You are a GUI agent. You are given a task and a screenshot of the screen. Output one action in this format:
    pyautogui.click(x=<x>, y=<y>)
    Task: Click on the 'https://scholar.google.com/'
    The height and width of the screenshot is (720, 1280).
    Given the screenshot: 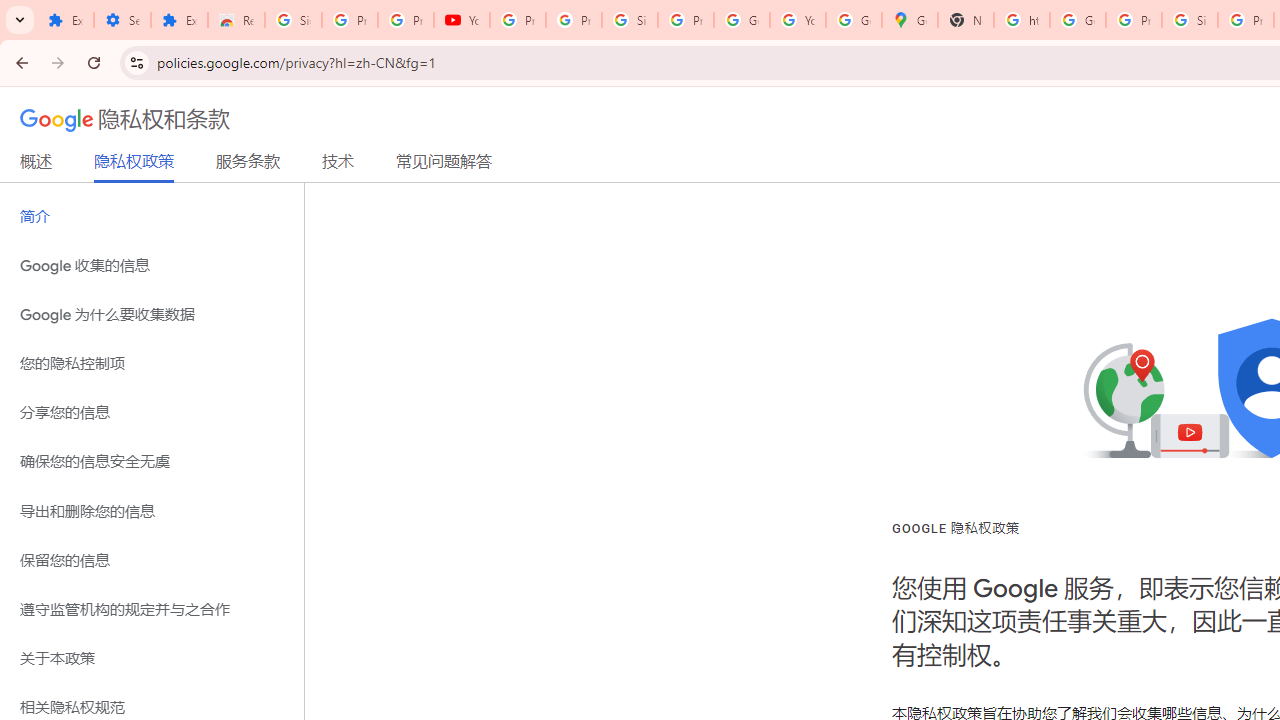 What is the action you would take?
    pyautogui.click(x=1022, y=20)
    